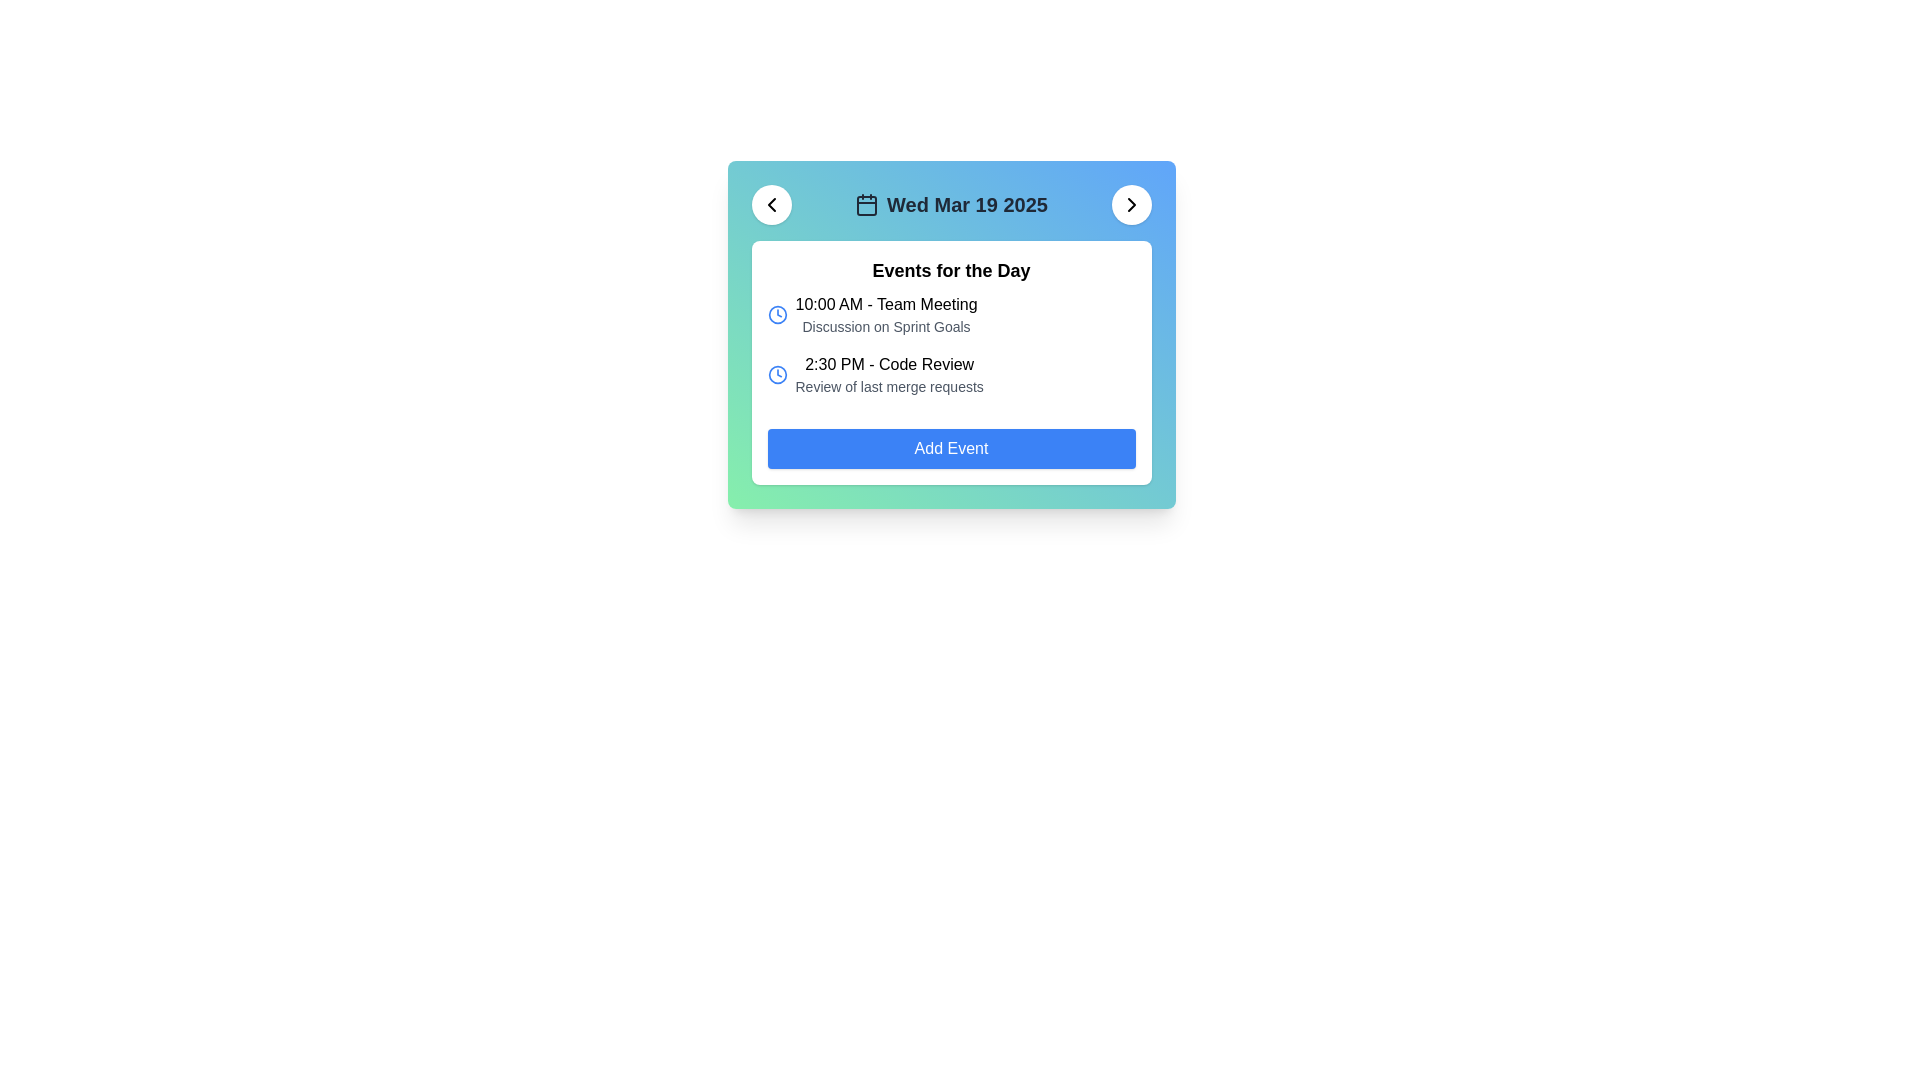 The width and height of the screenshot is (1920, 1080). What do you see at coordinates (1131, 204) in the screenshot?
I see `the circular button with a white background and chevron-right icon located at the top-right of the card displaying the date 'Wed Mar 19 2025'` at bounding box center [1131, 204].